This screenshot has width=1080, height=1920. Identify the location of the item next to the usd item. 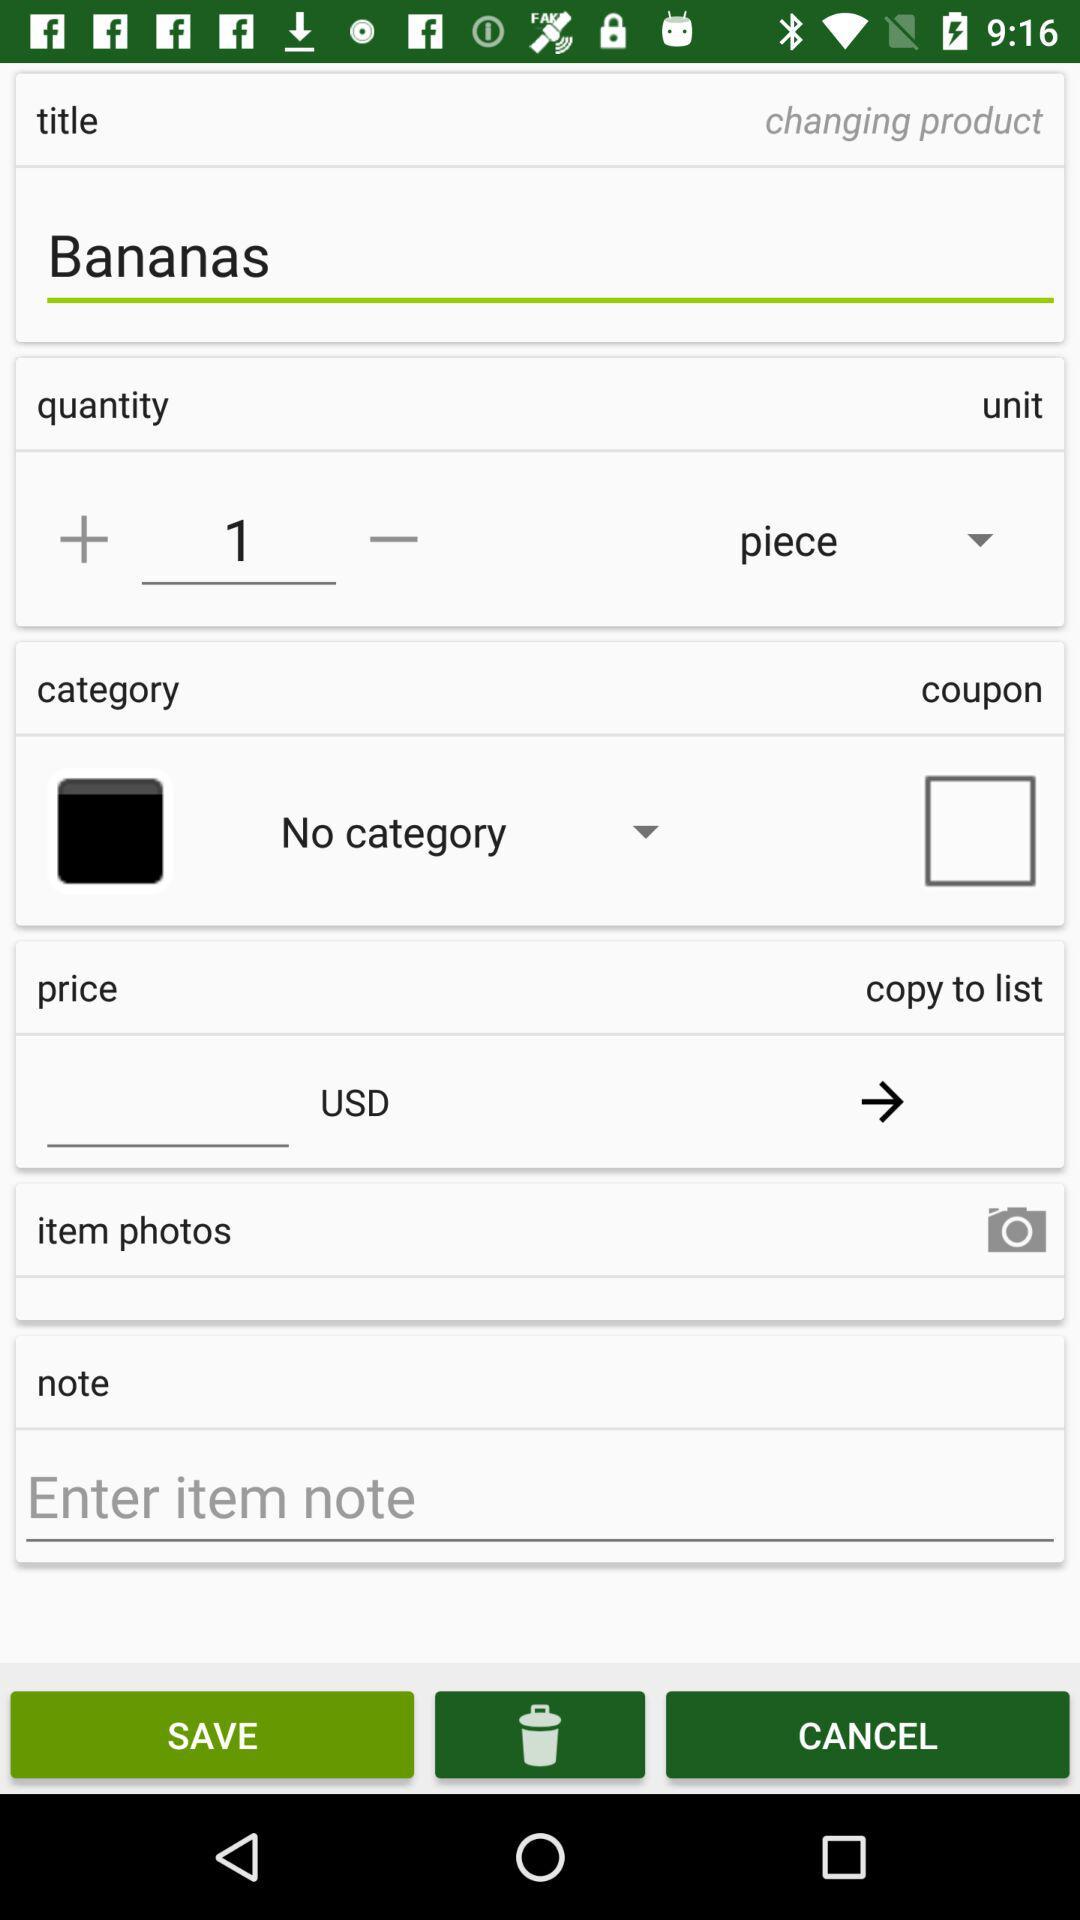
(881, 1100).